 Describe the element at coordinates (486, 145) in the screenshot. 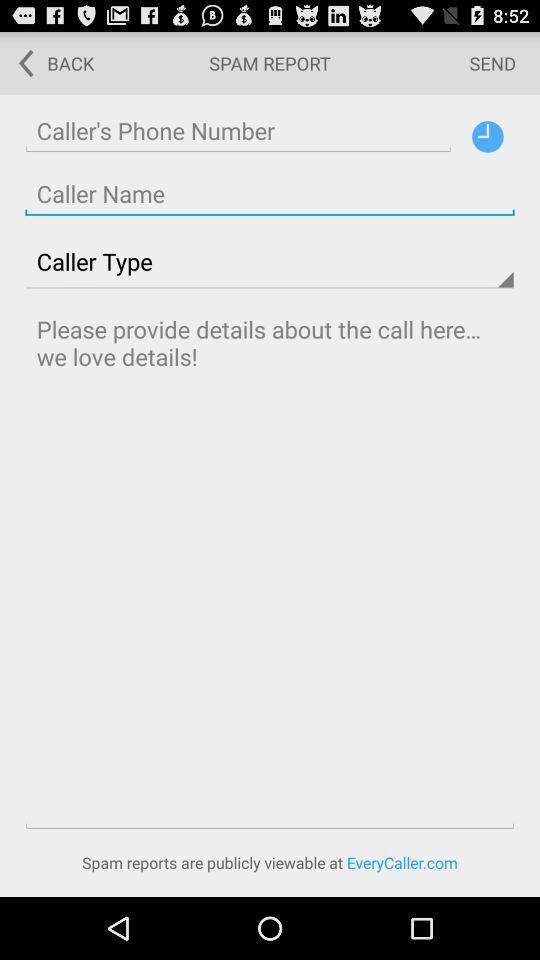

I see `the time icon` at that location.